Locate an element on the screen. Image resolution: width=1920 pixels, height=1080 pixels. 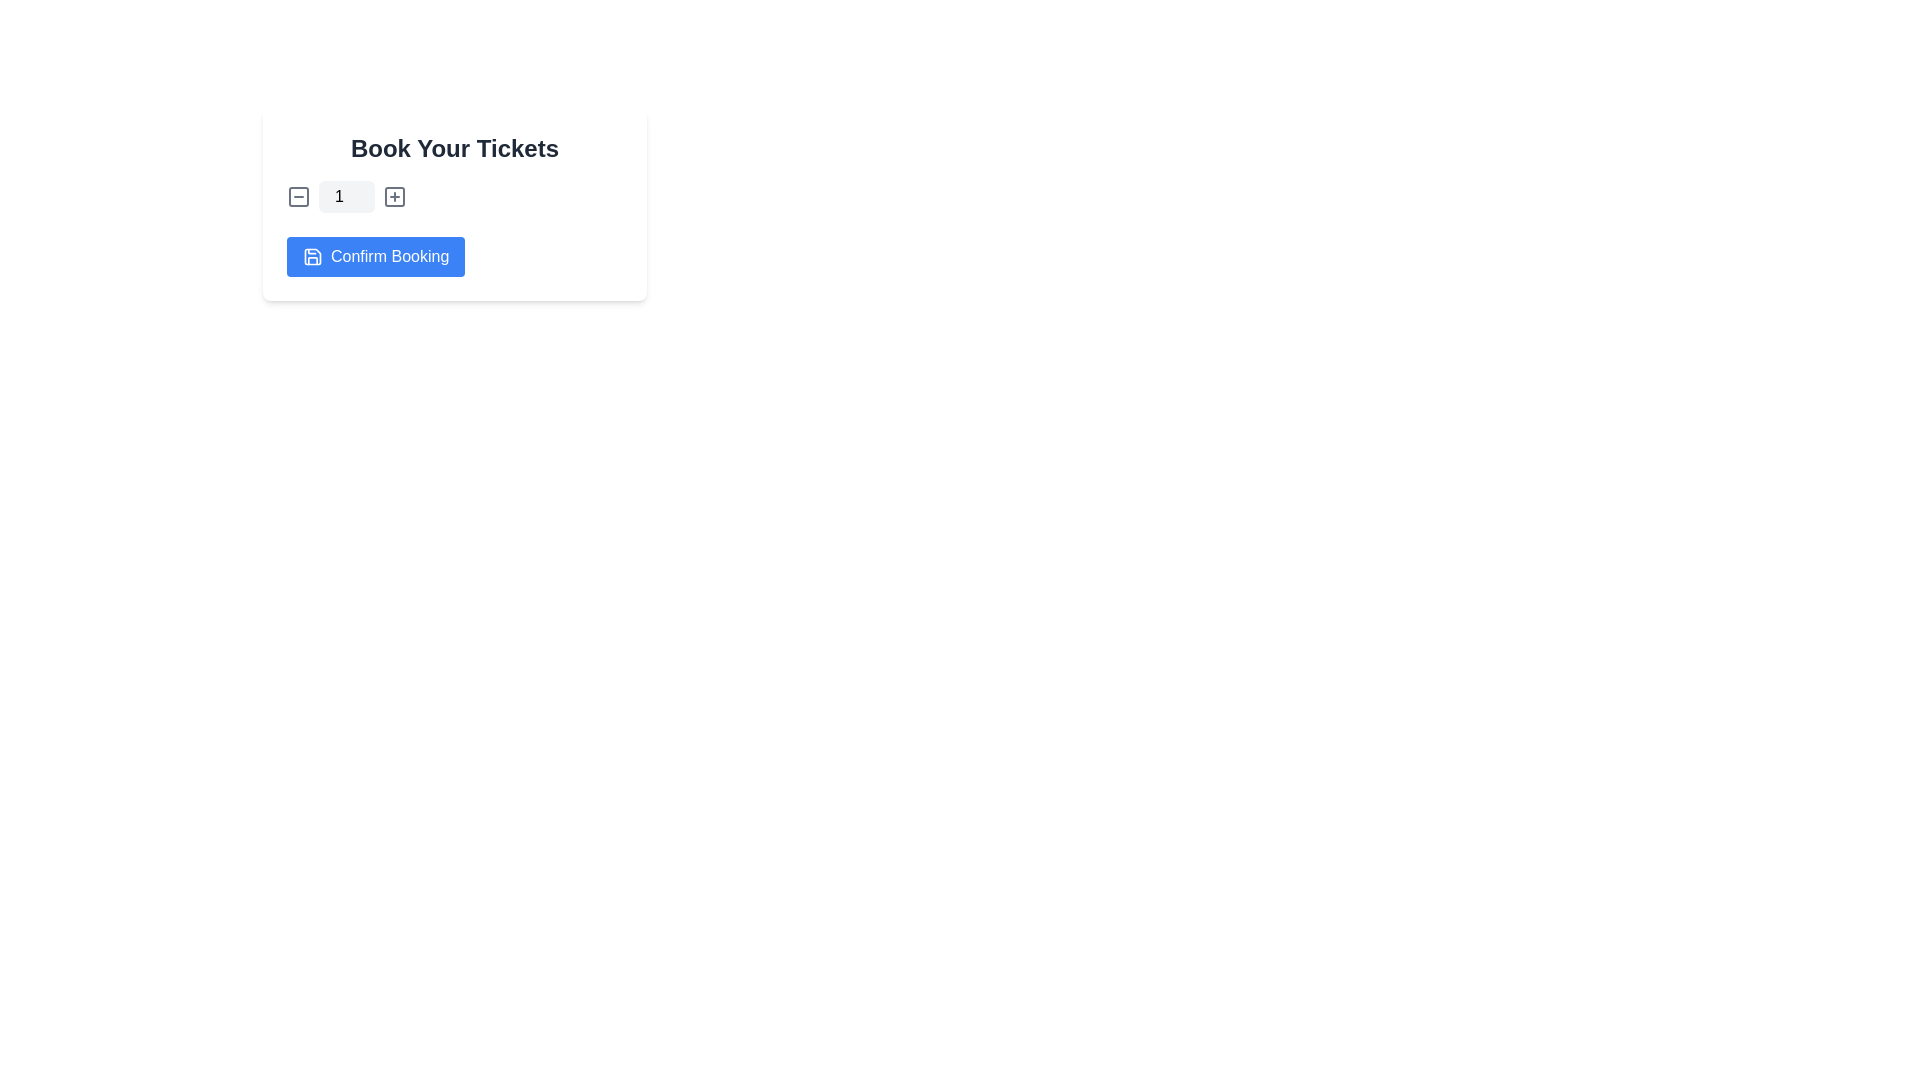
the minus icon button located under the 'Book Your Tickets' heading, which is the first element in a sequence of controls, to decrement the value is located at coordinates (297, 196).